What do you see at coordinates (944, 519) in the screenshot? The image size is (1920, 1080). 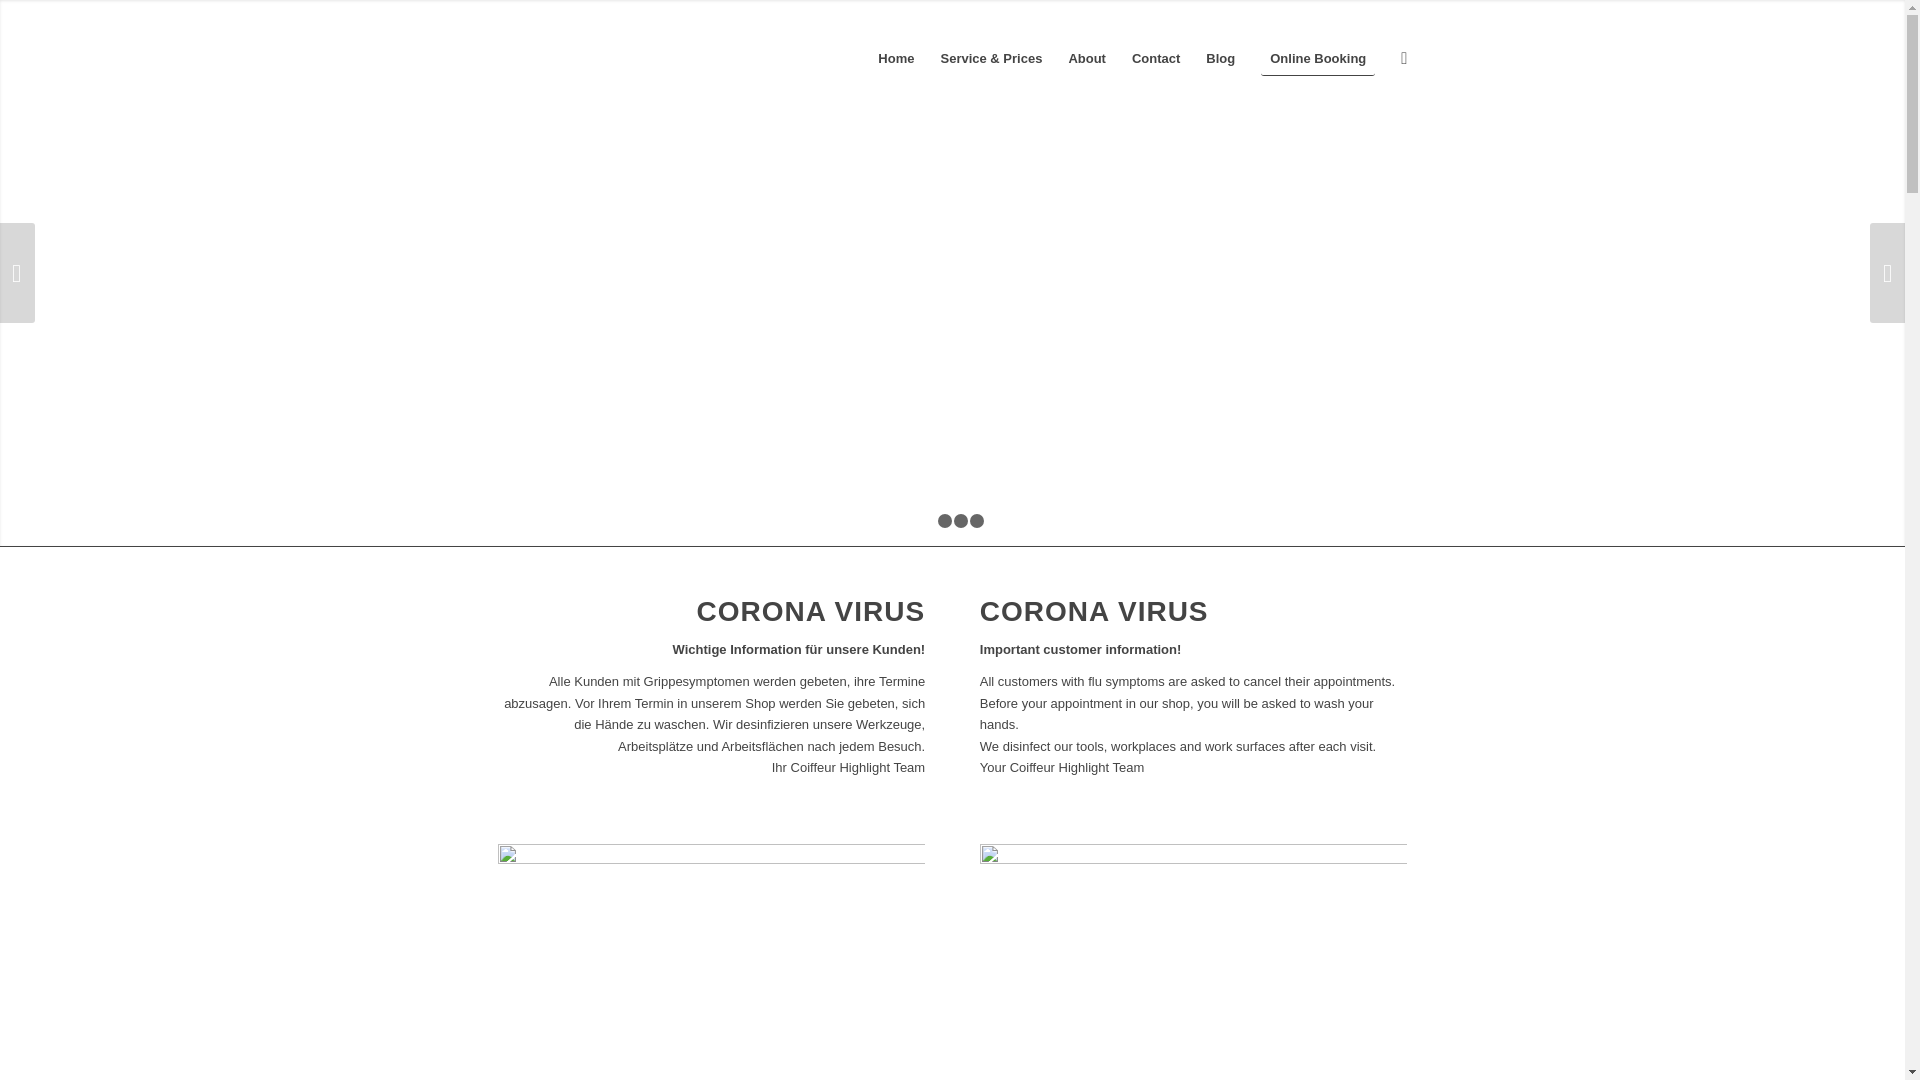 I see `'2'` at bounding box center [944, 519].